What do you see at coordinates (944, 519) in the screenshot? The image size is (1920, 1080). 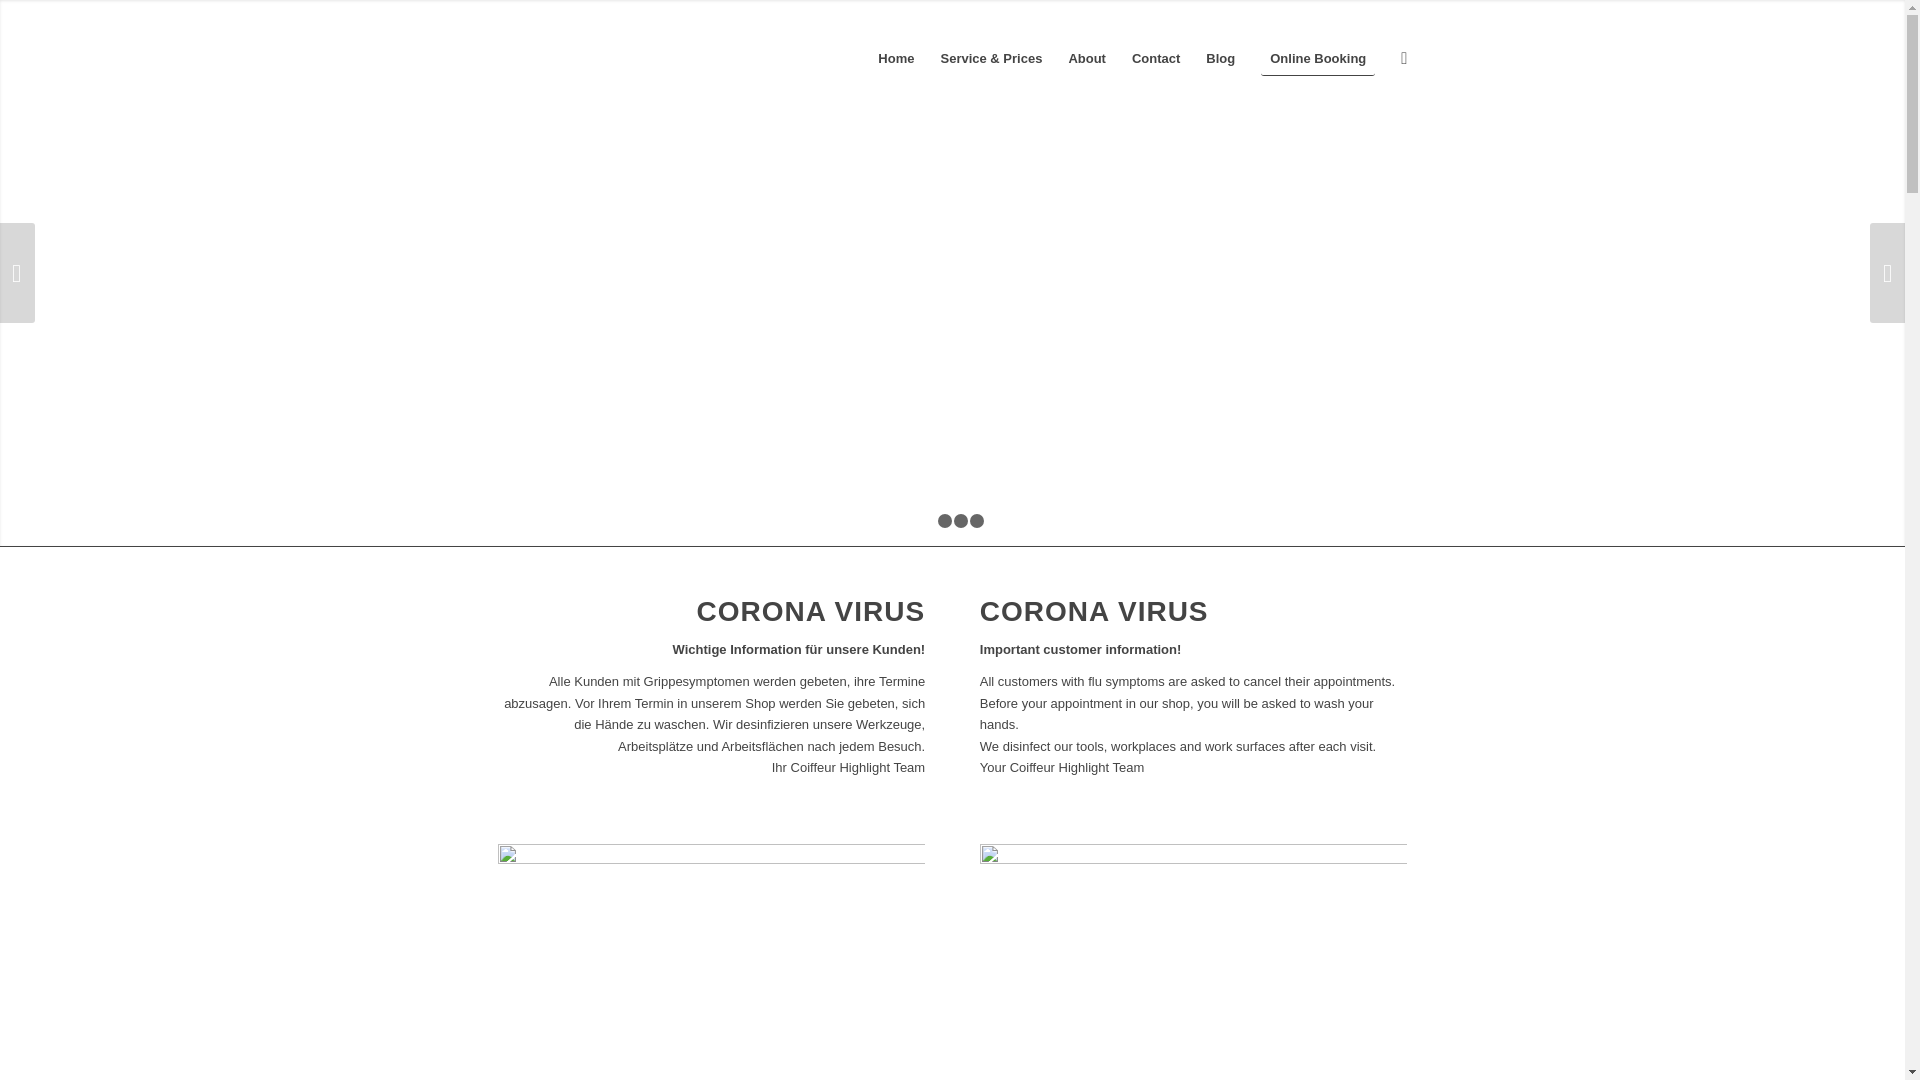 I see `'2'` at bounding box center [944, 519].